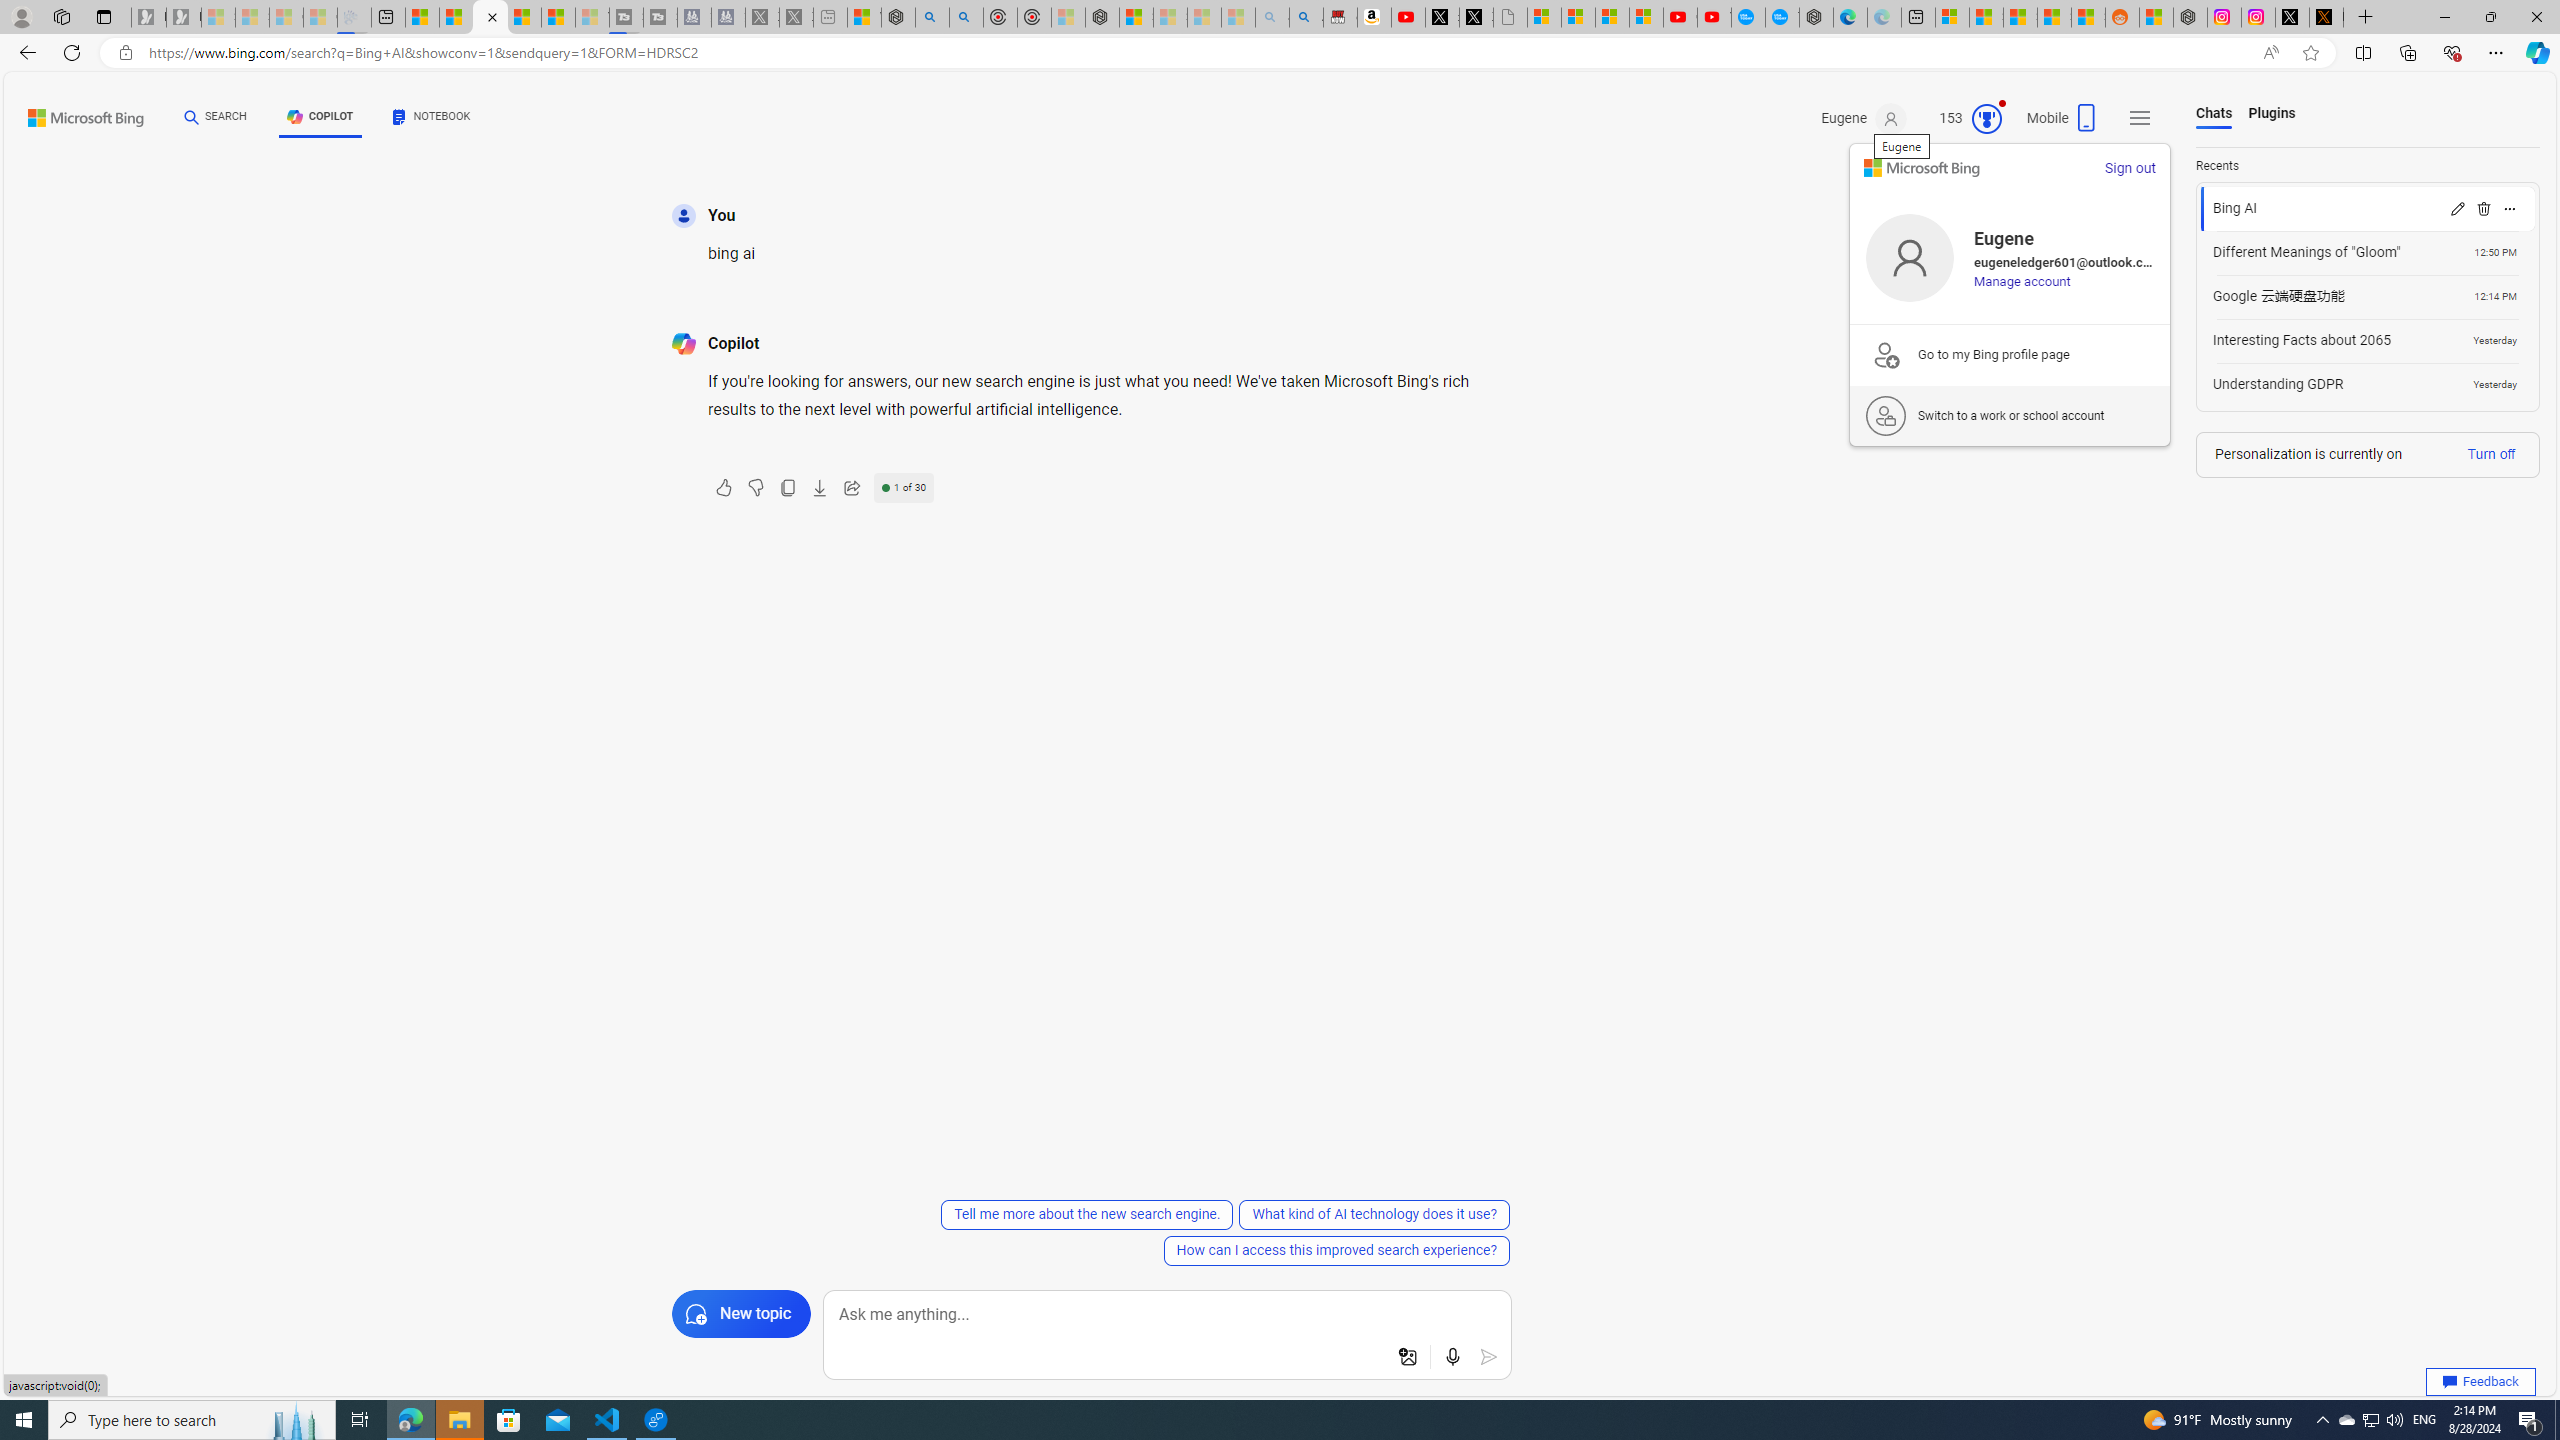 This screenshot has height=1440, width=2560. What do you see at coordinates (1715, 16) in the screenshot?
I see `'YouTube Kids - An App Created for Kids to Explore Content'` at bounding box center [1715, 16].